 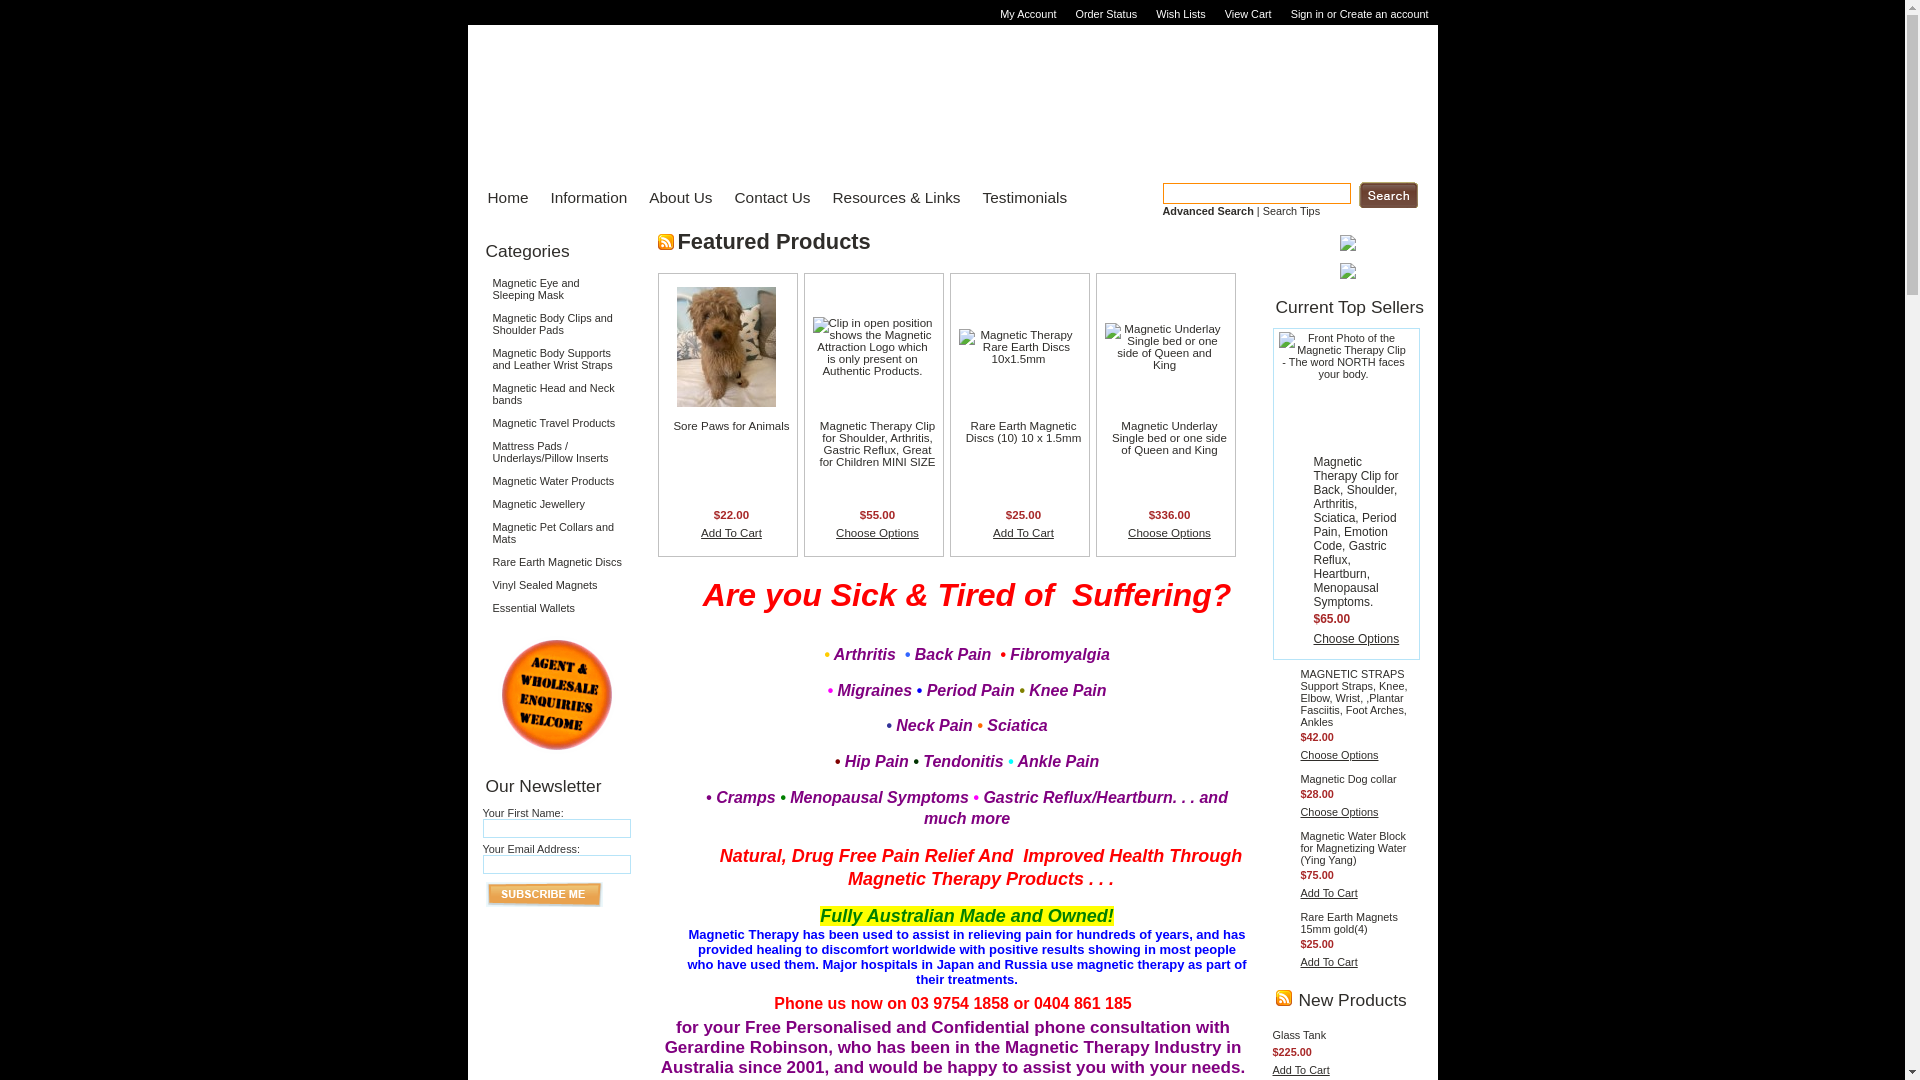 What do you see at coordinates (556, 562) in the screenshot?
I see `'Rare Earth Magnetic Discs'` at bounding box center [556, 562].